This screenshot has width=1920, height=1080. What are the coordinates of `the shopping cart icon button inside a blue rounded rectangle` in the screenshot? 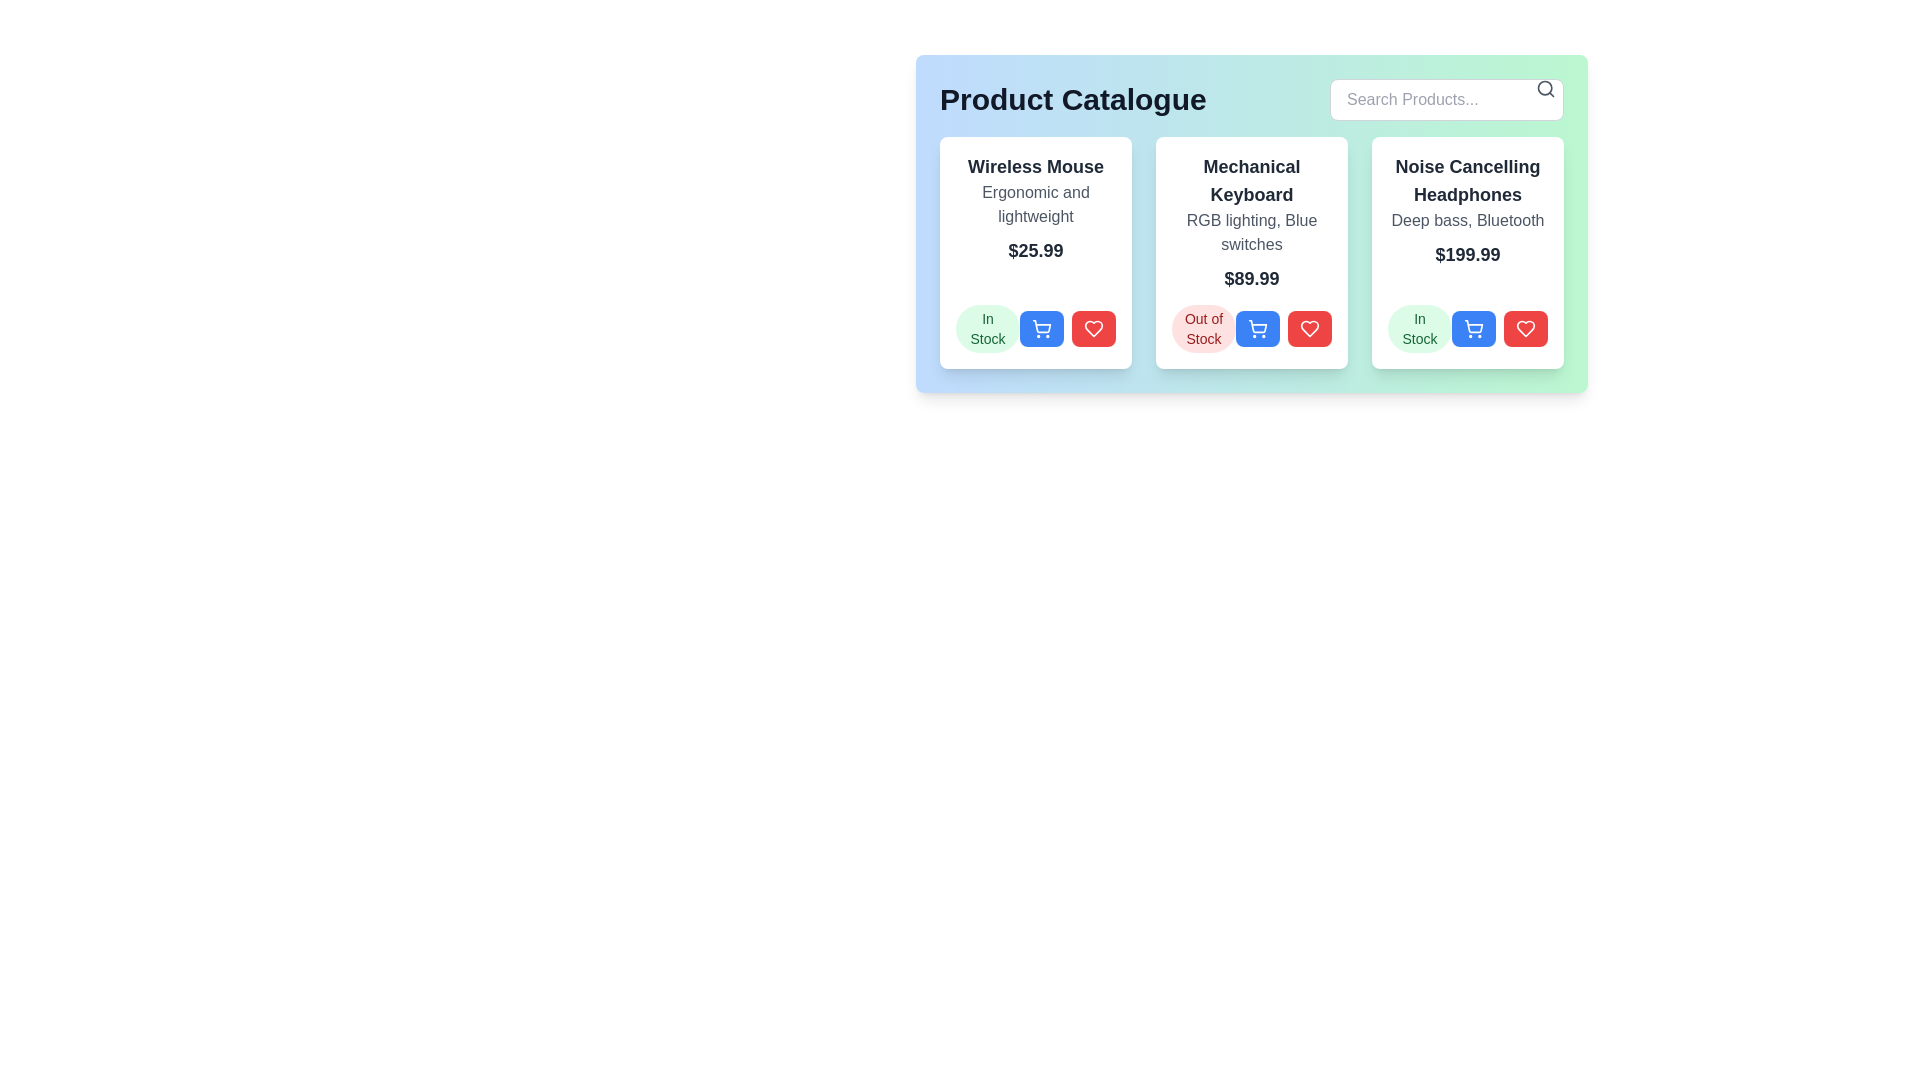 It's located at (1473, 327).